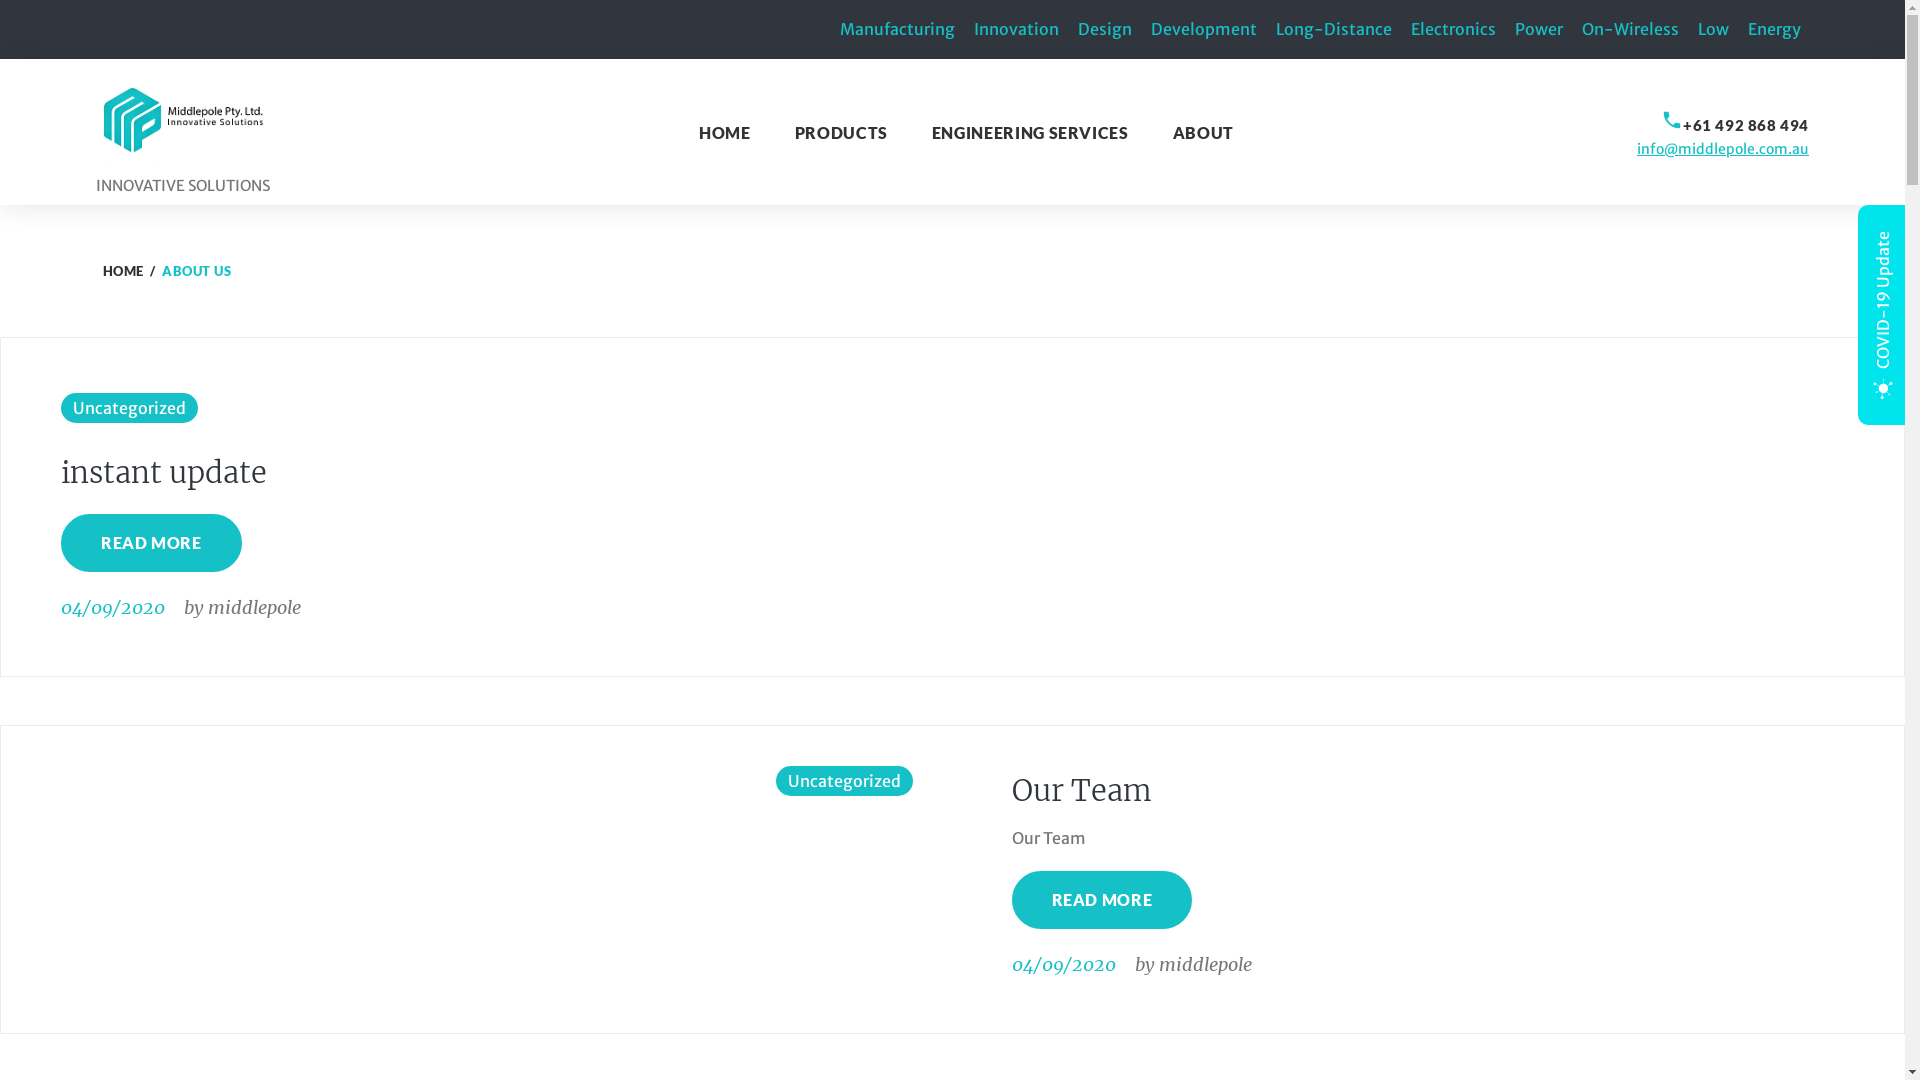  What do you see at coordinates (163, 472) in the screenshot?
I see `'instant update'` at bounding box center [163, 472].